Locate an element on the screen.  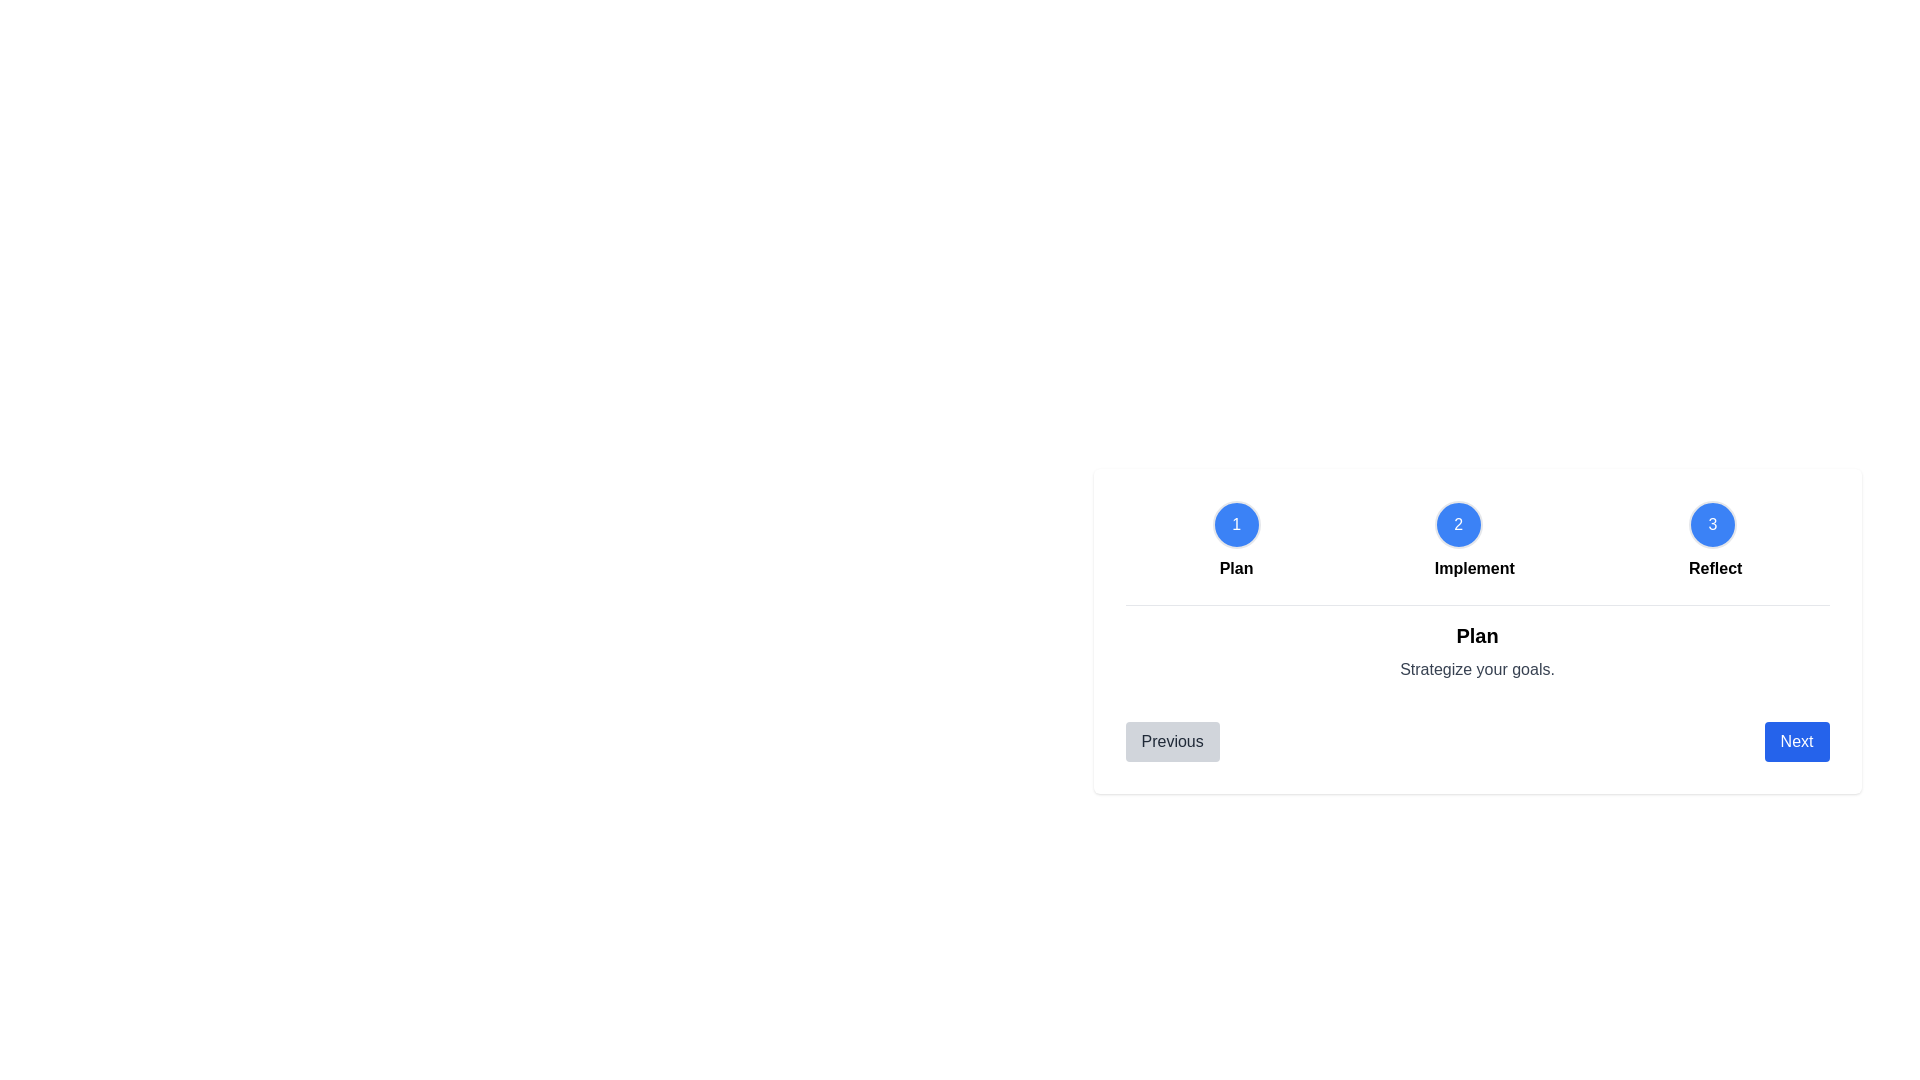
the step circle corresponding to 2 is located at coordinates (1458, 523).